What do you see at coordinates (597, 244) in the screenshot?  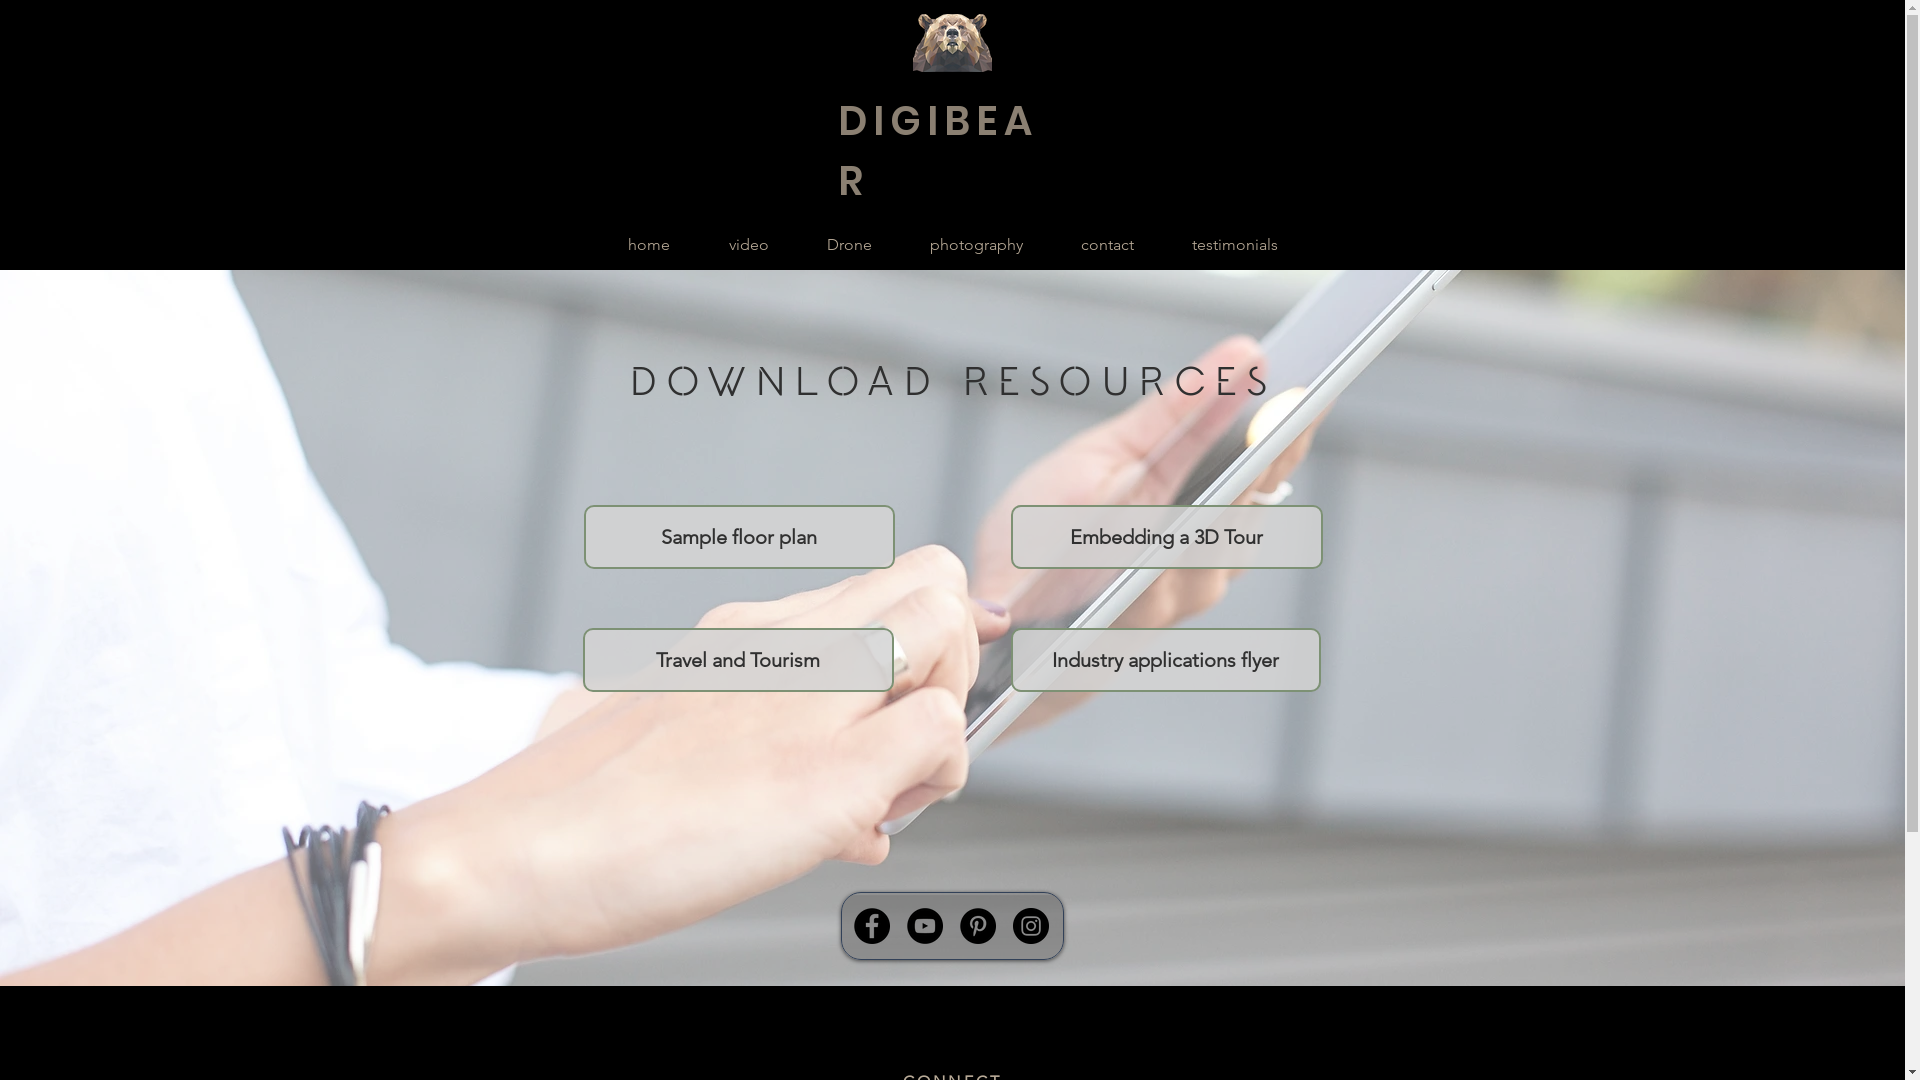 I see `'home'` at bounding box center [597, 244].